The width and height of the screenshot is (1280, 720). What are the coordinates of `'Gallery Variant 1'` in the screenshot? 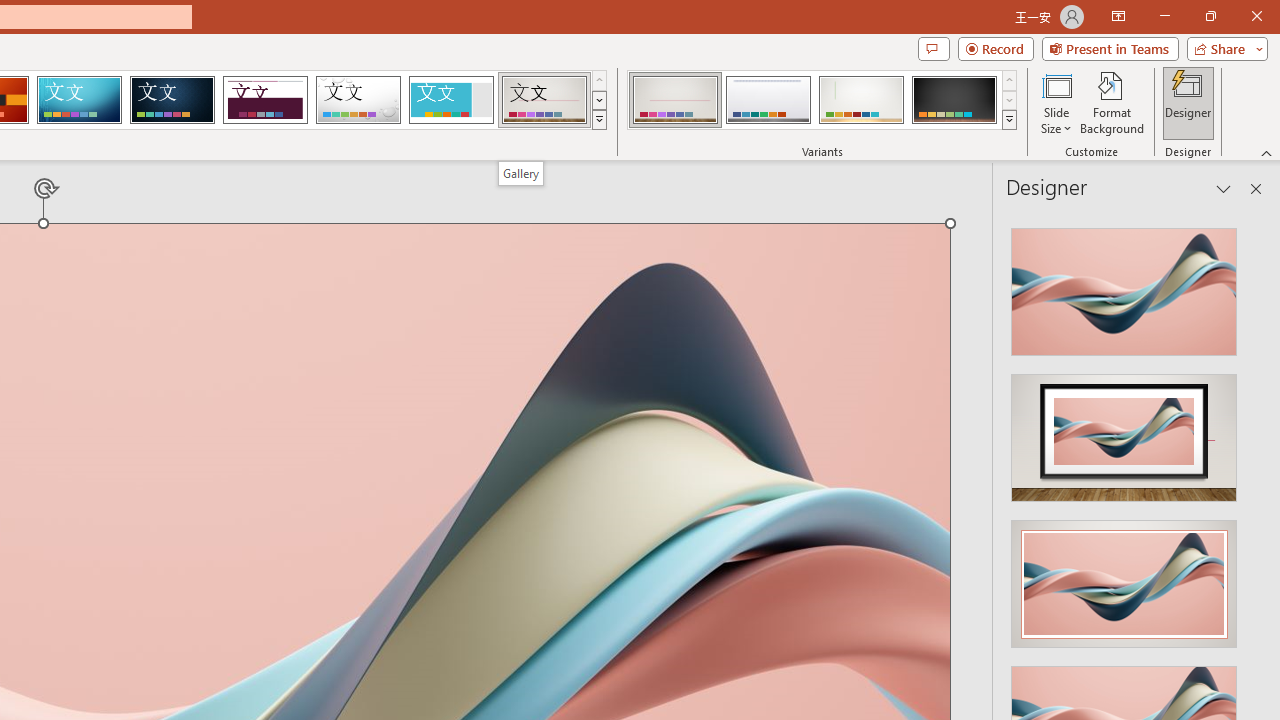 It's located at (675, 100).